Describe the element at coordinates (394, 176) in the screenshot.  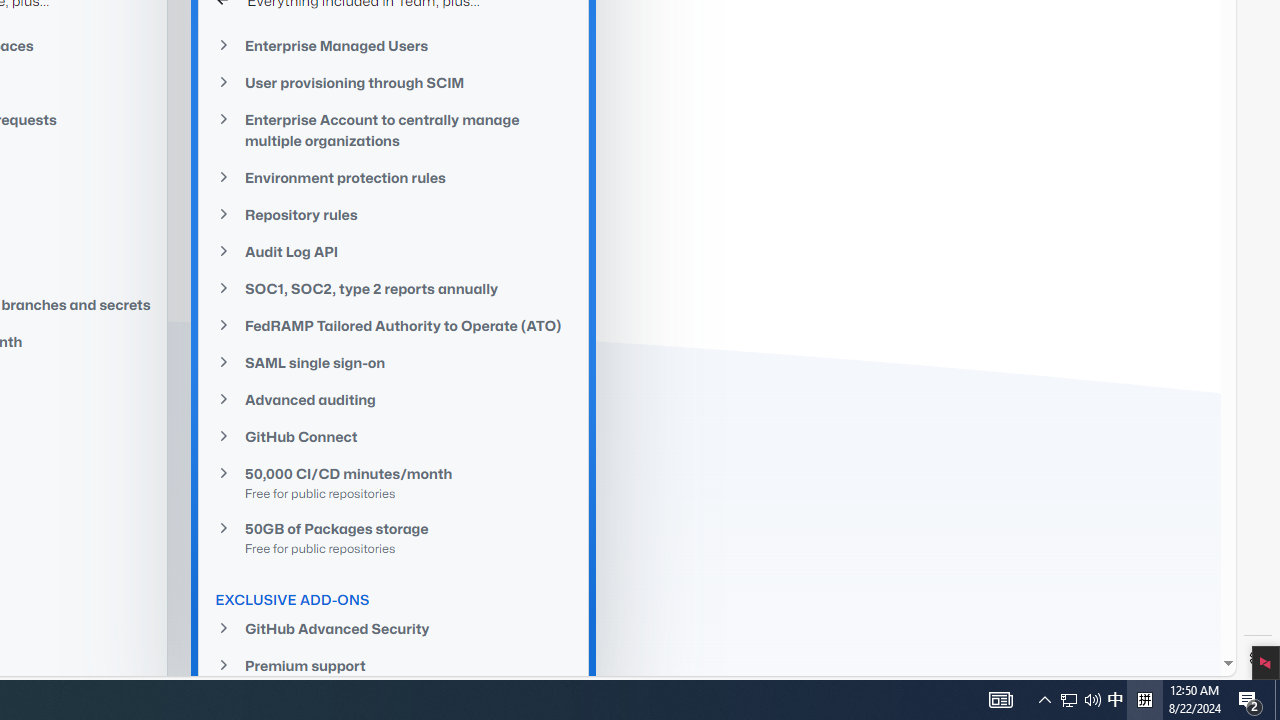
I see `'Environment protection rules'` at that location.